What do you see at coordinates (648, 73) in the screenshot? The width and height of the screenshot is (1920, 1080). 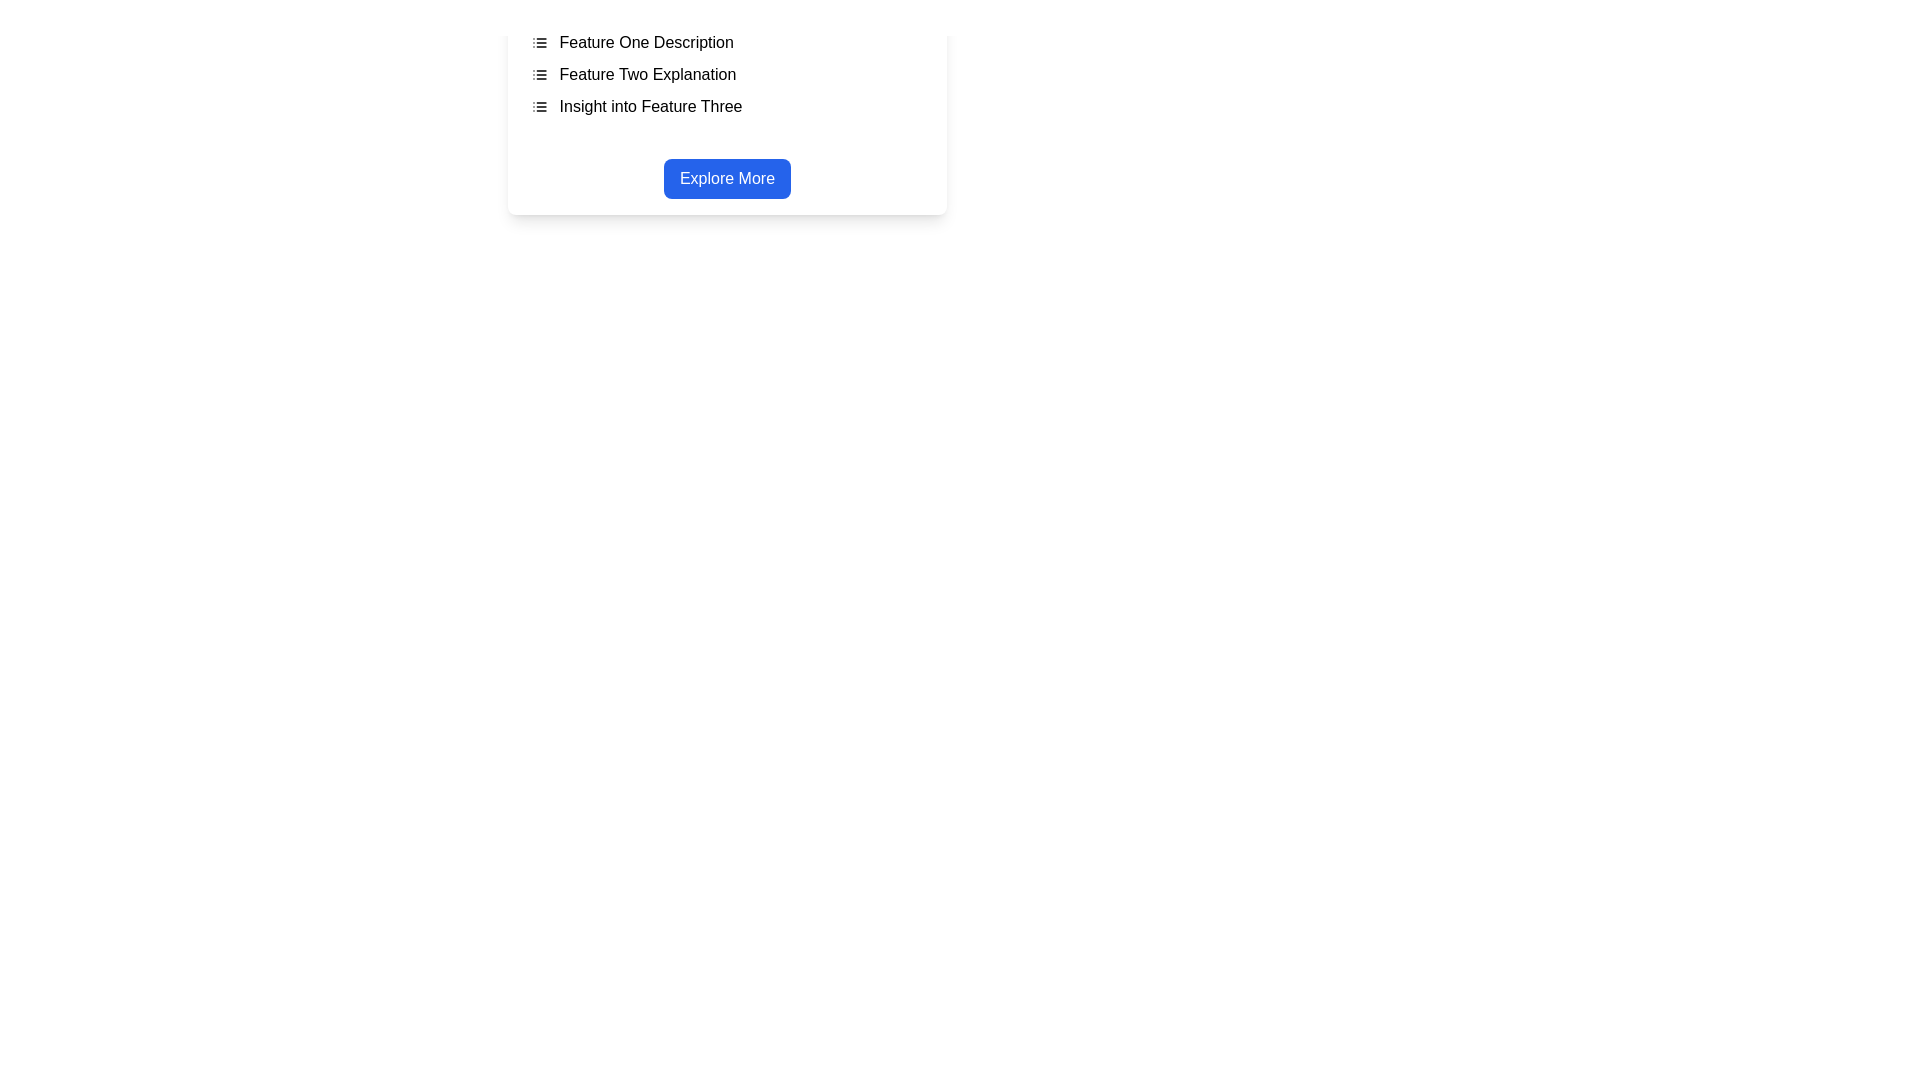 I see `the text label displaying 'Feature Two Explanation'` at bounding box center [648, 73].